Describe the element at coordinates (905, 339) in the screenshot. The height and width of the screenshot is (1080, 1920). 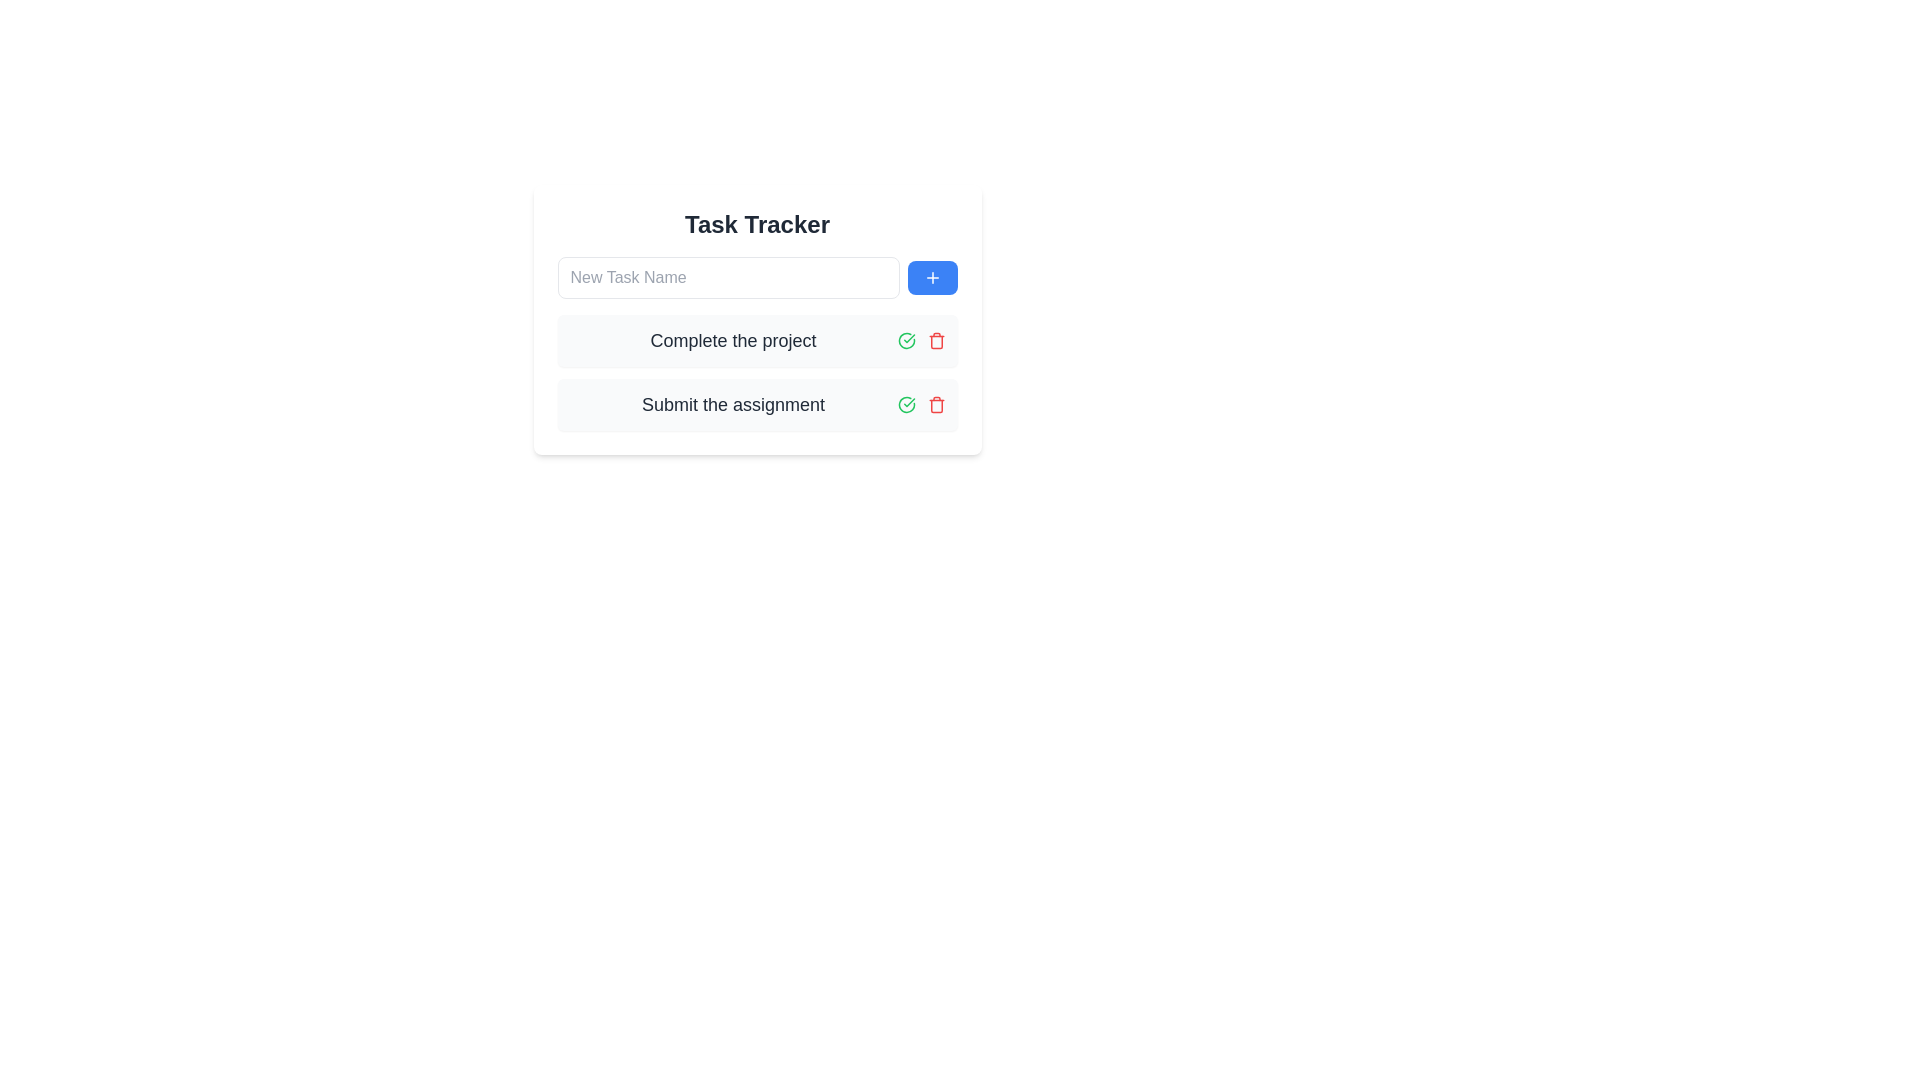
I see `the circular green icon with a checkmark that indicates the completion of the 'Submit the assignment' action` at that location.